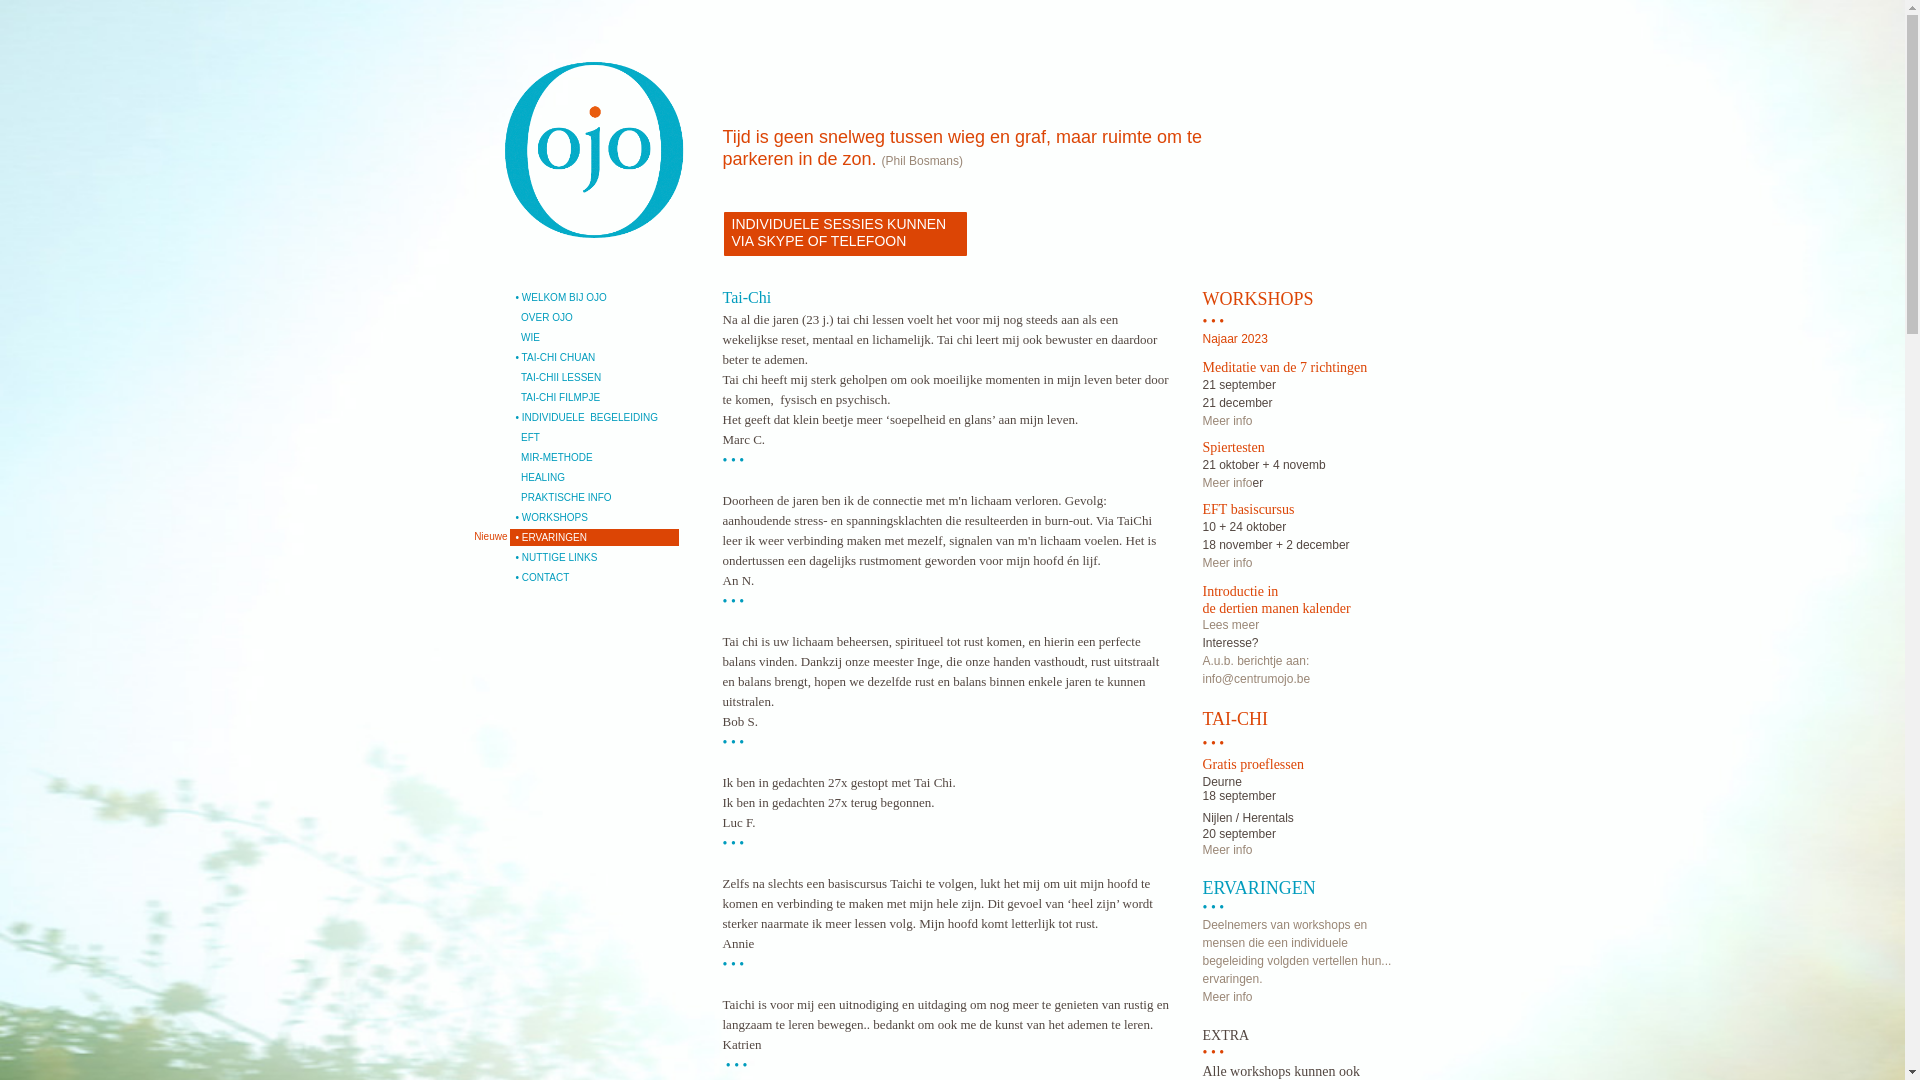  I want to click on 'INDIVIDUELE SESSIES KUNNEN, so click(845, 233).